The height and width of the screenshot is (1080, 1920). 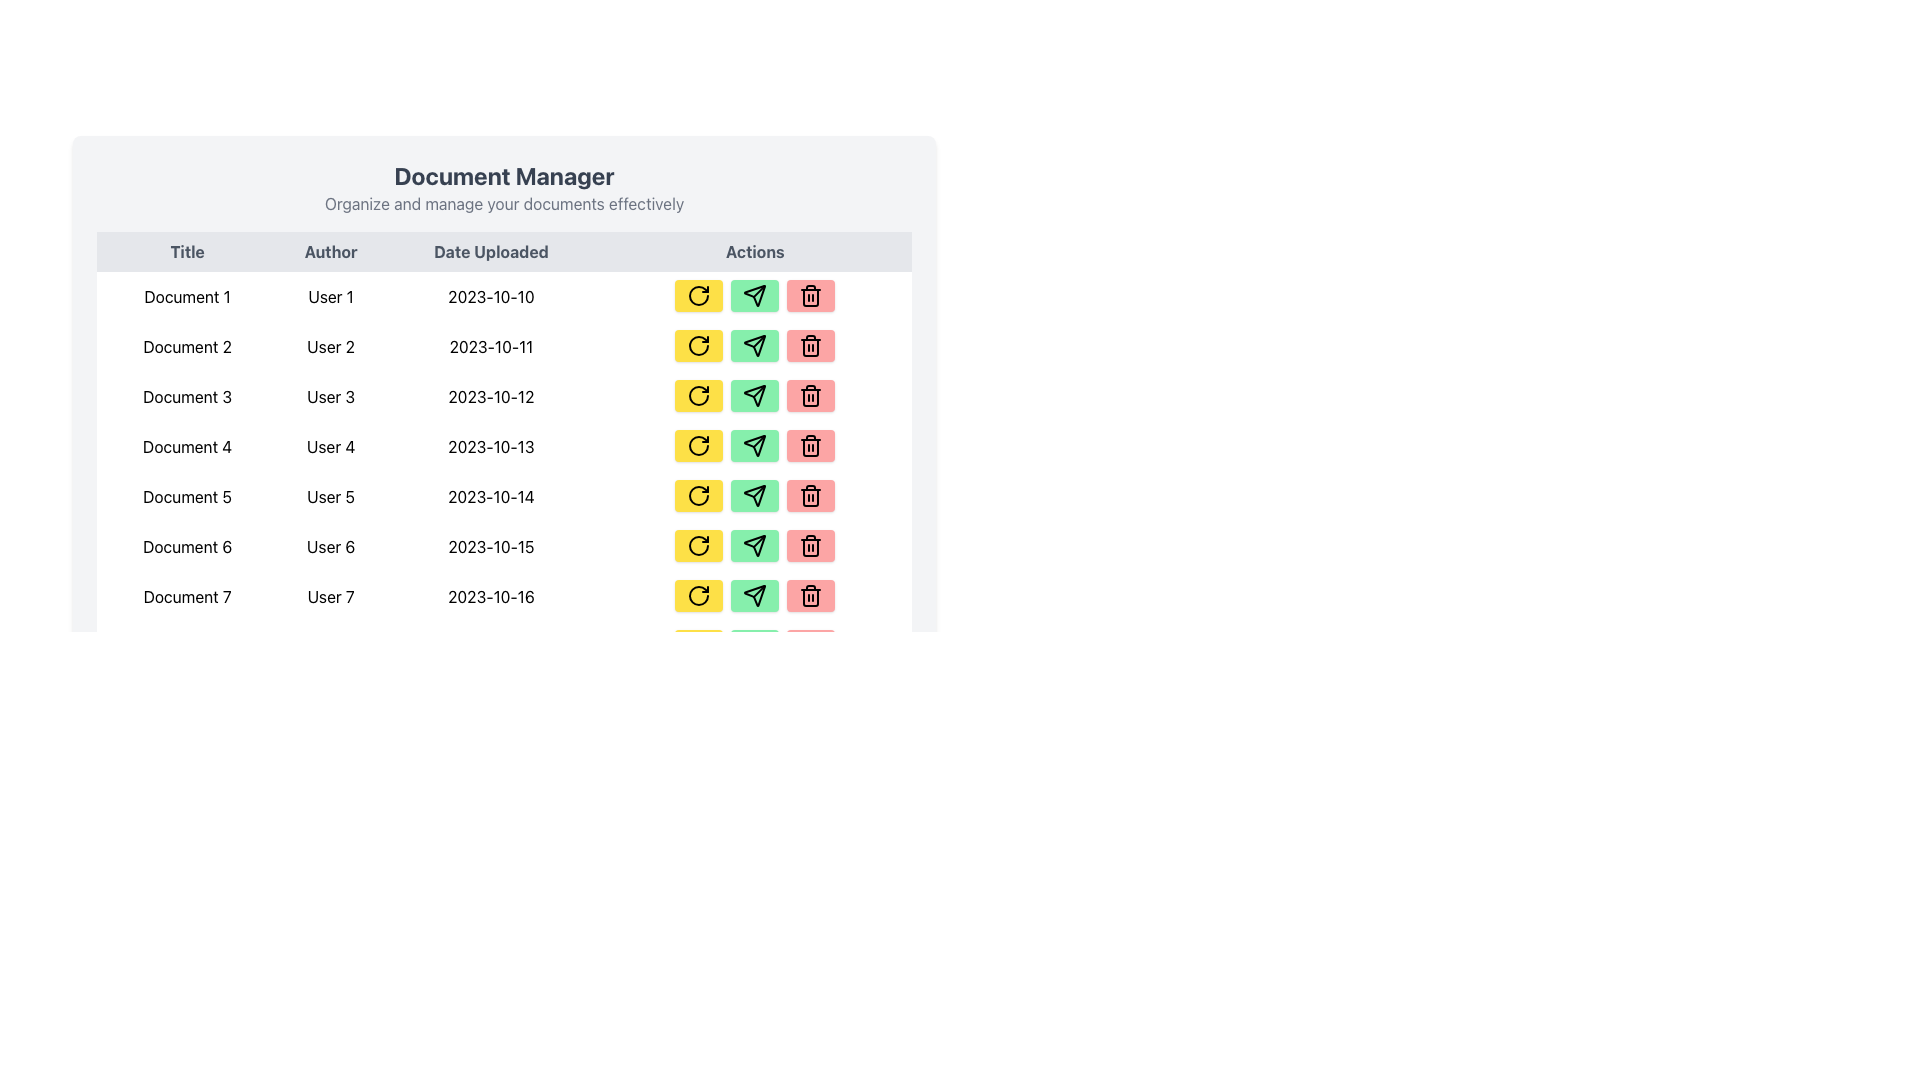 What do you see at coordinates (754, 445) in the screenshot?
I see `the green send button with rounded corners and an arrow icon located in the 'Actions' column, positioned to the right of the yellow refresh button and to the left of the red delete button` at bounding box center [754, 445].